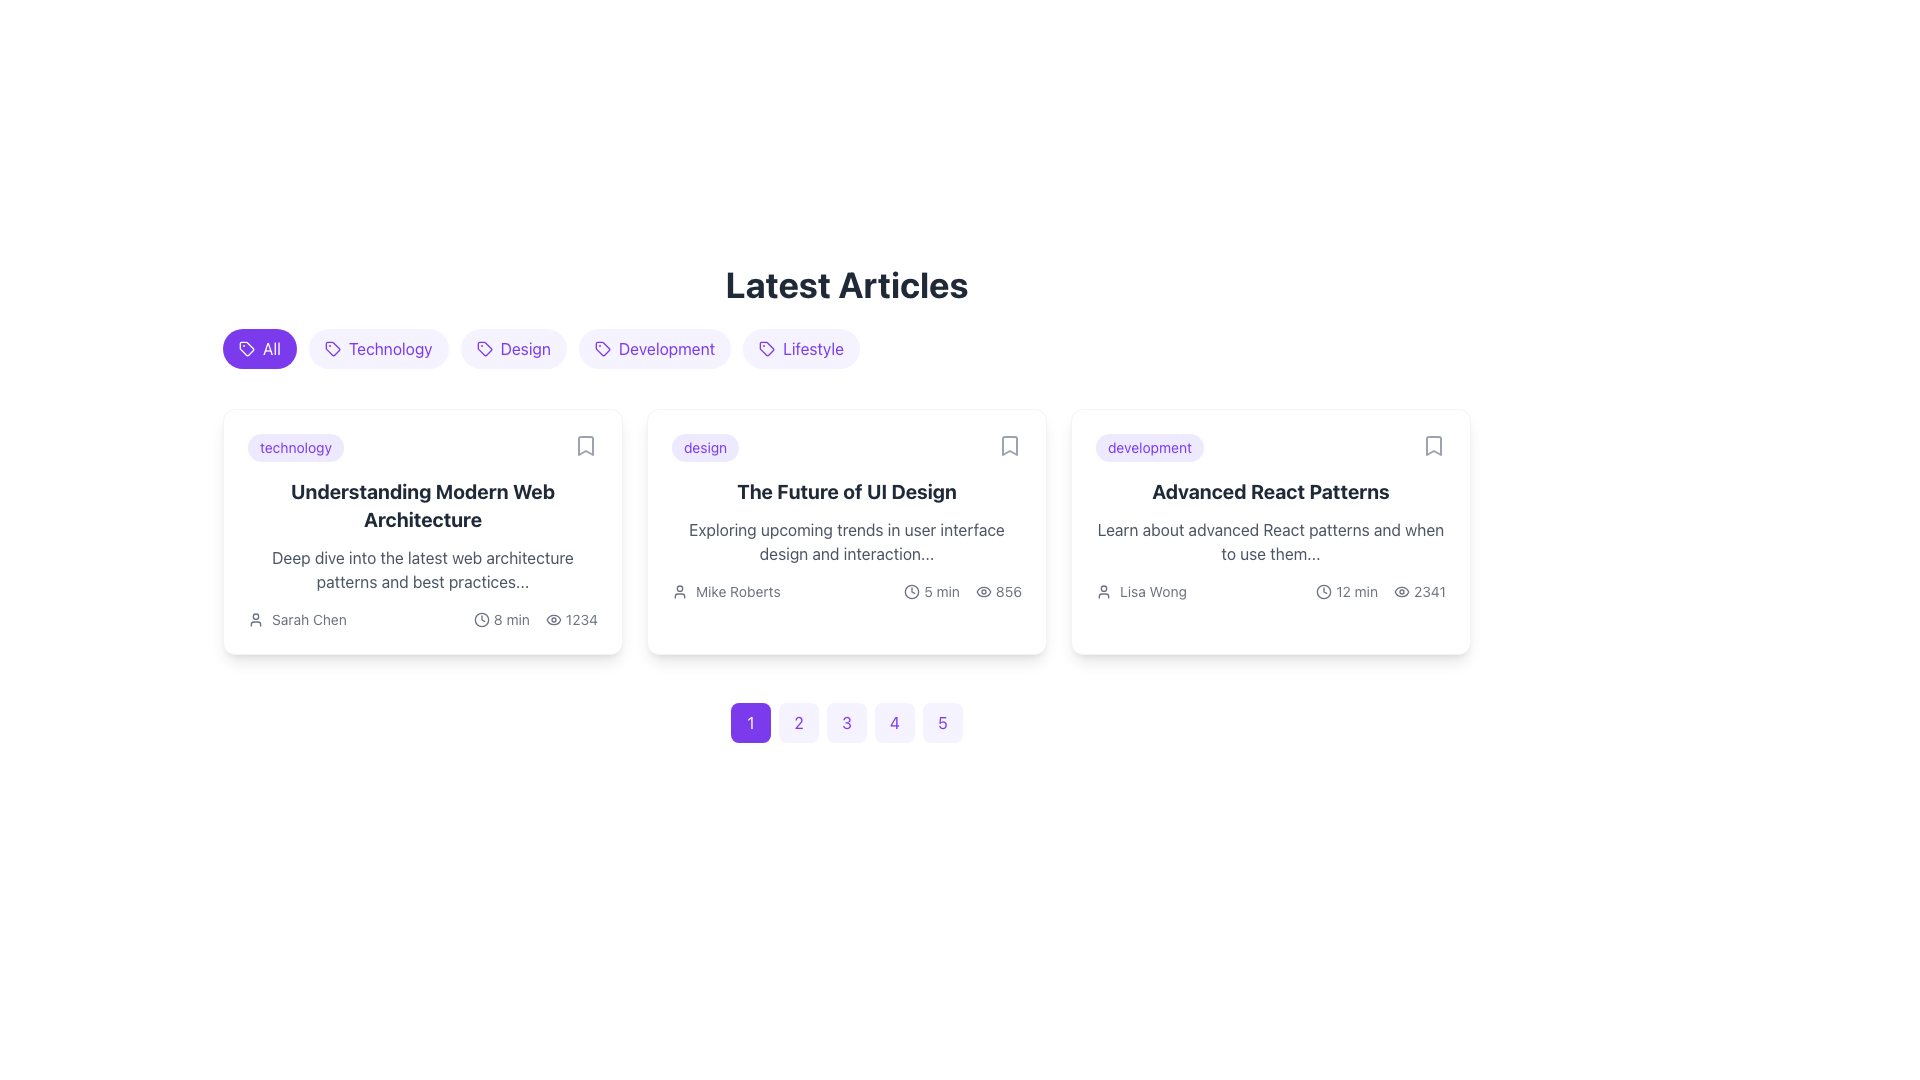  What do you see at coordinates (801, 347) in the screenshot?
I see `the 'Lifestyle' category filter button` at bounding box center [801, 347].